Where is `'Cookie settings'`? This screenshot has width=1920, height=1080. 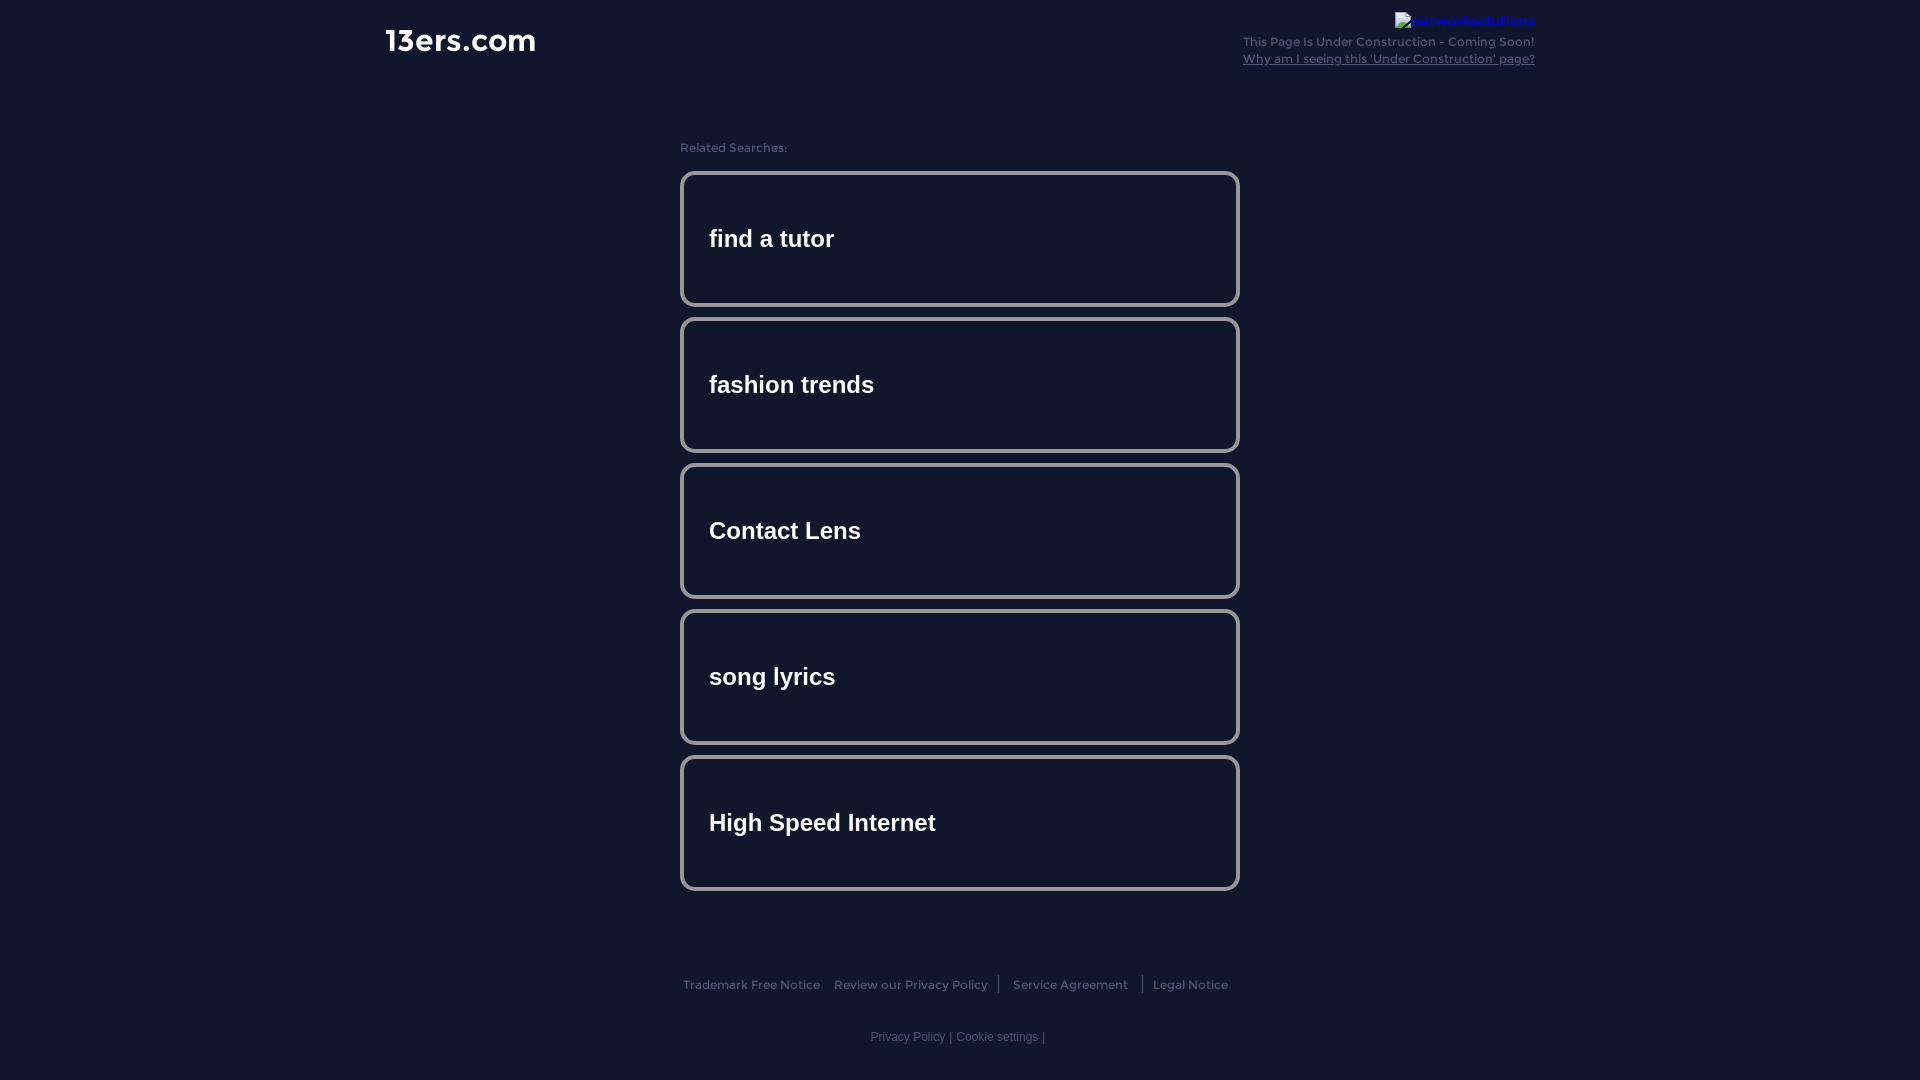 'Cookie settings' is located at coordinates (997, 1036).